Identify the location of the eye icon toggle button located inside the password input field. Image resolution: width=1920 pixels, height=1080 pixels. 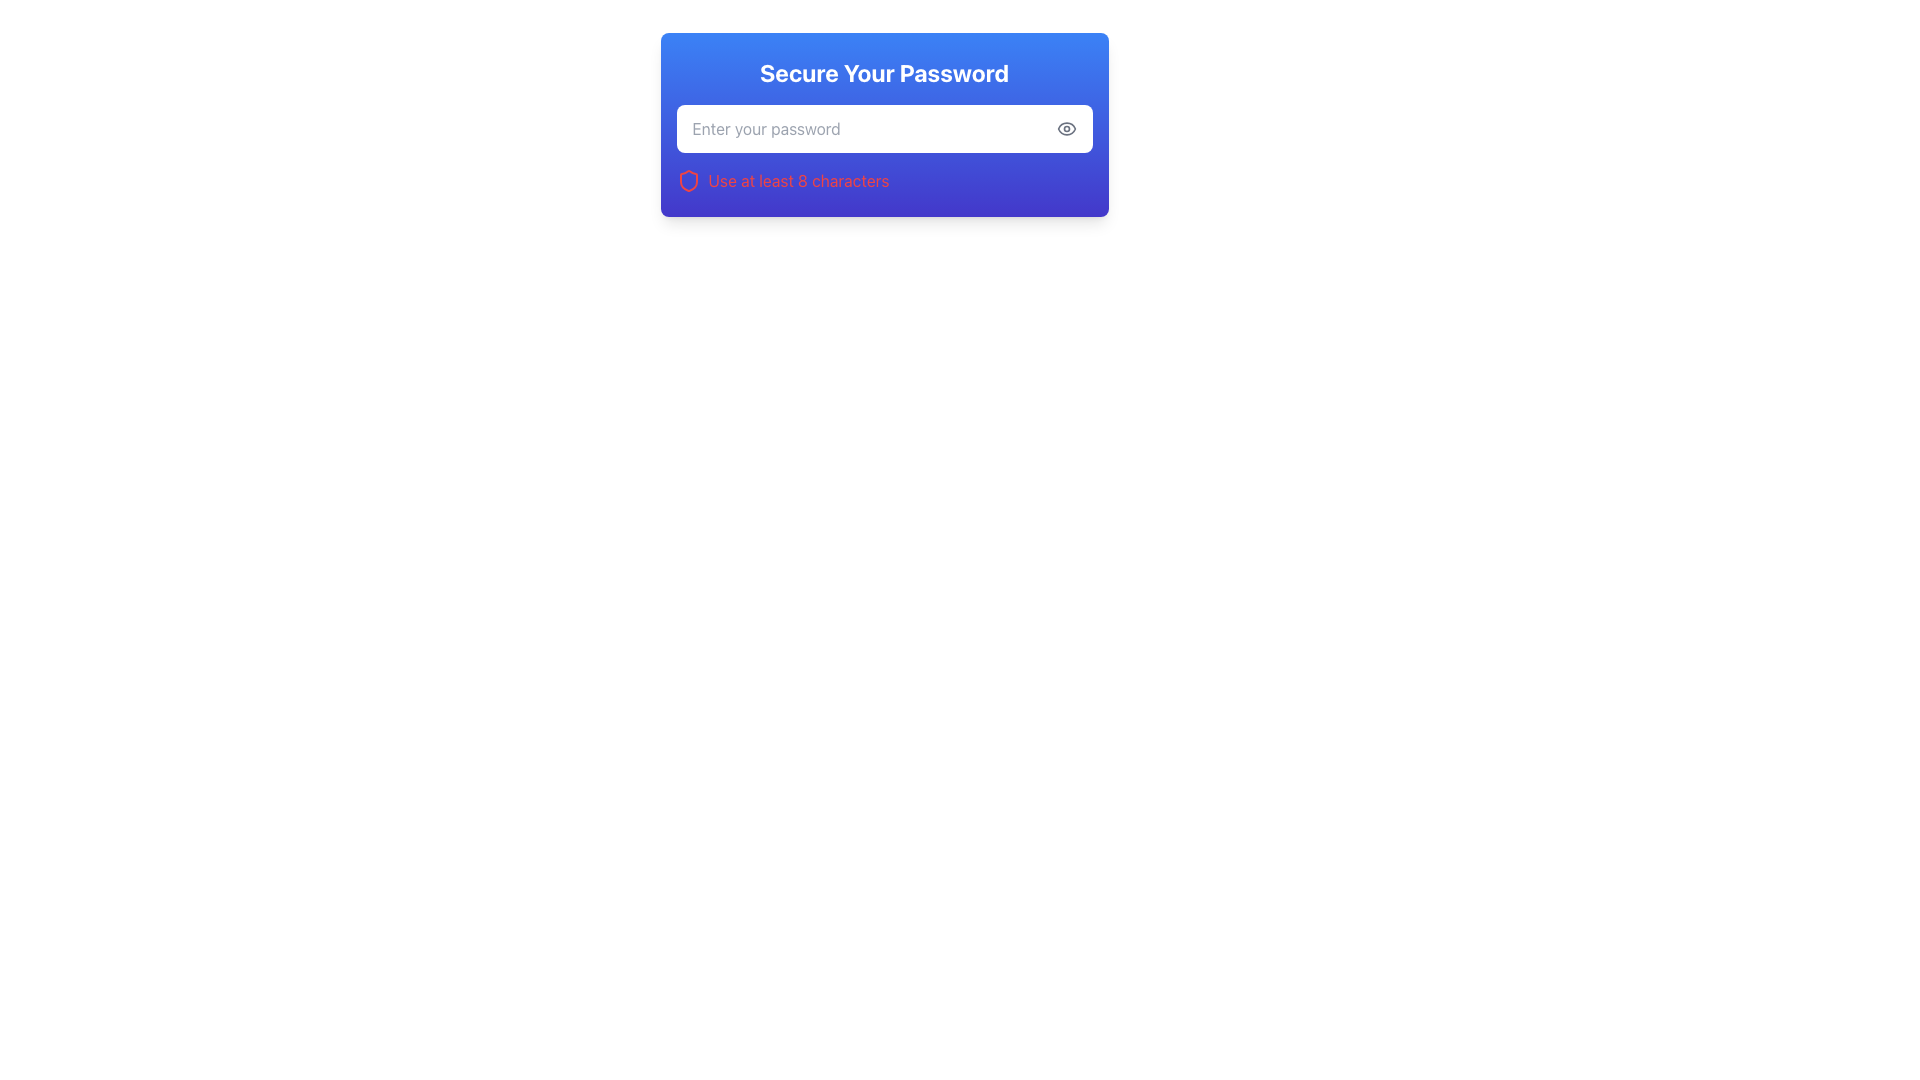
(1065, 128).